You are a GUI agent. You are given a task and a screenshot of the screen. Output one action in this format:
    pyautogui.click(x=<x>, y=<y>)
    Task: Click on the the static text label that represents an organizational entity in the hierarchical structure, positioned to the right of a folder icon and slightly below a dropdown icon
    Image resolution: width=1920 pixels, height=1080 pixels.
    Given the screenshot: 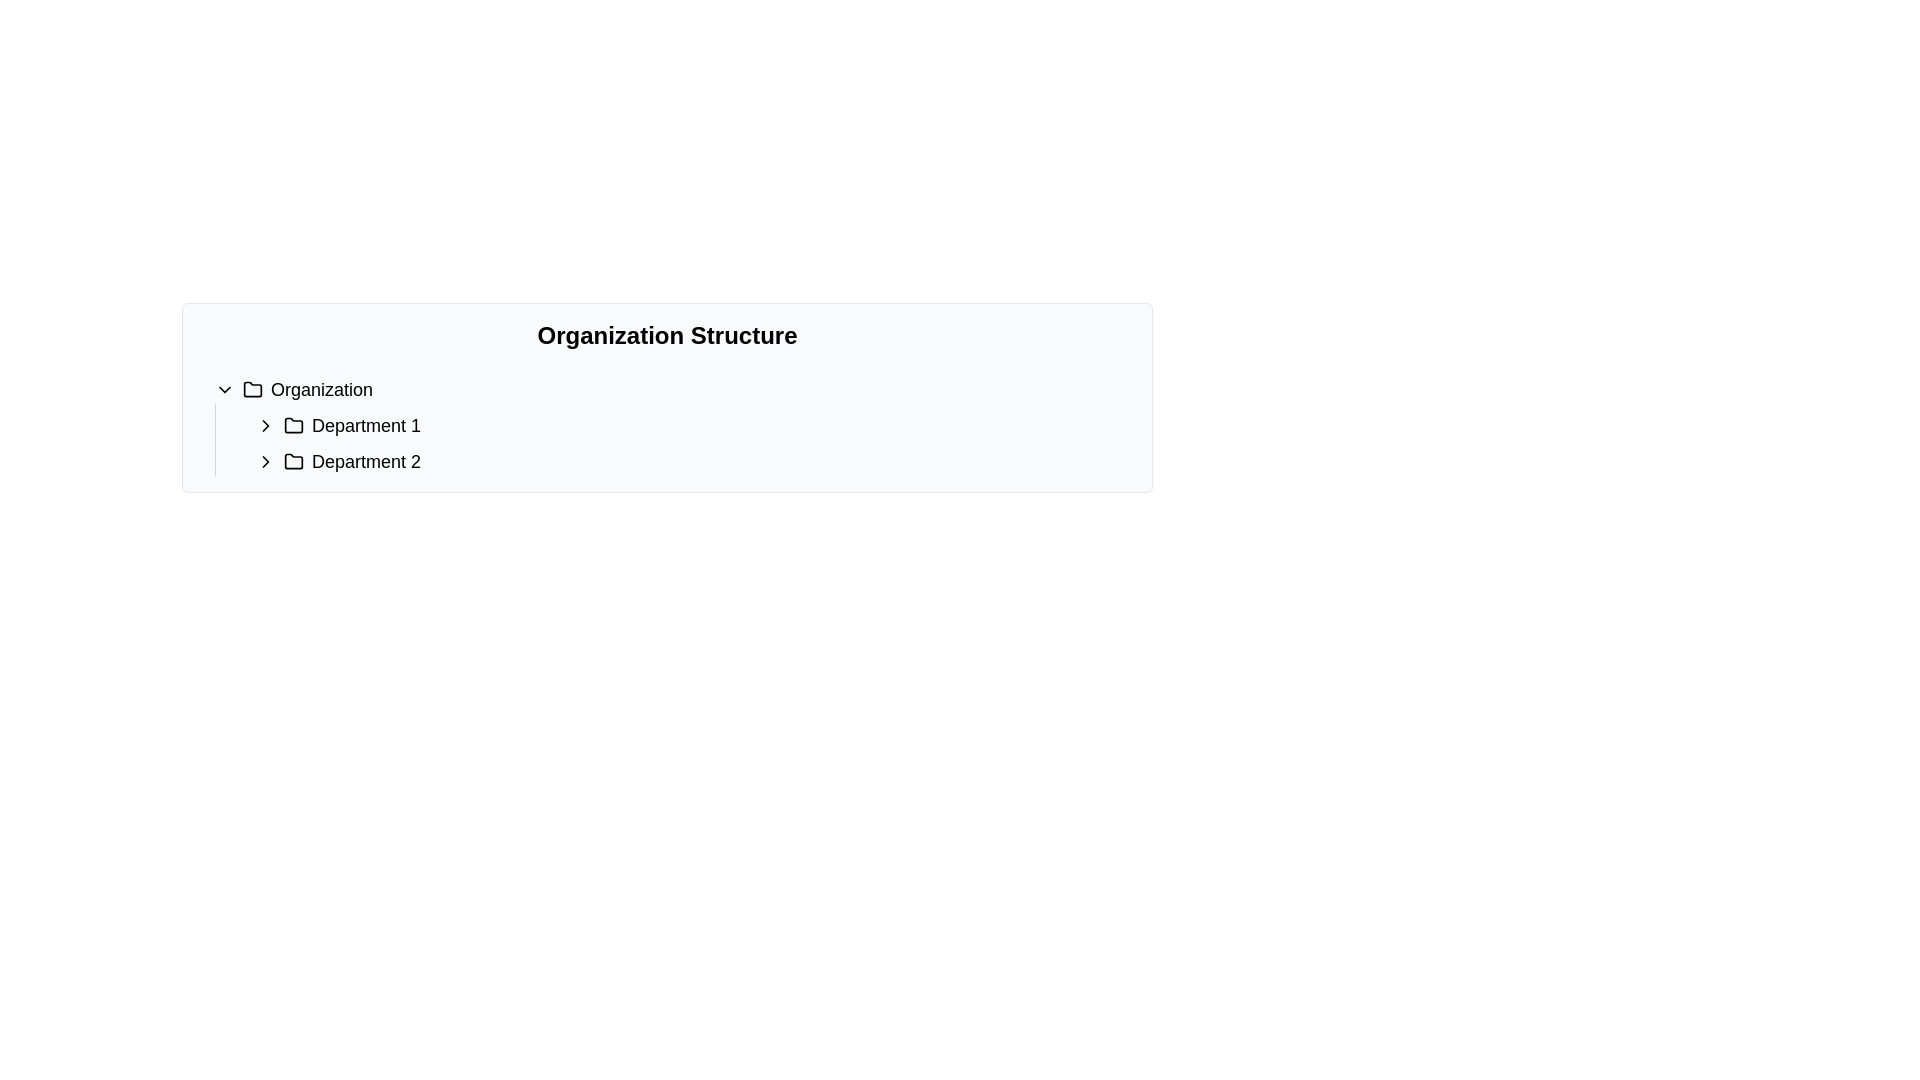 What is the action you would take?
    pyautogui.click(x=321, y=389)
    